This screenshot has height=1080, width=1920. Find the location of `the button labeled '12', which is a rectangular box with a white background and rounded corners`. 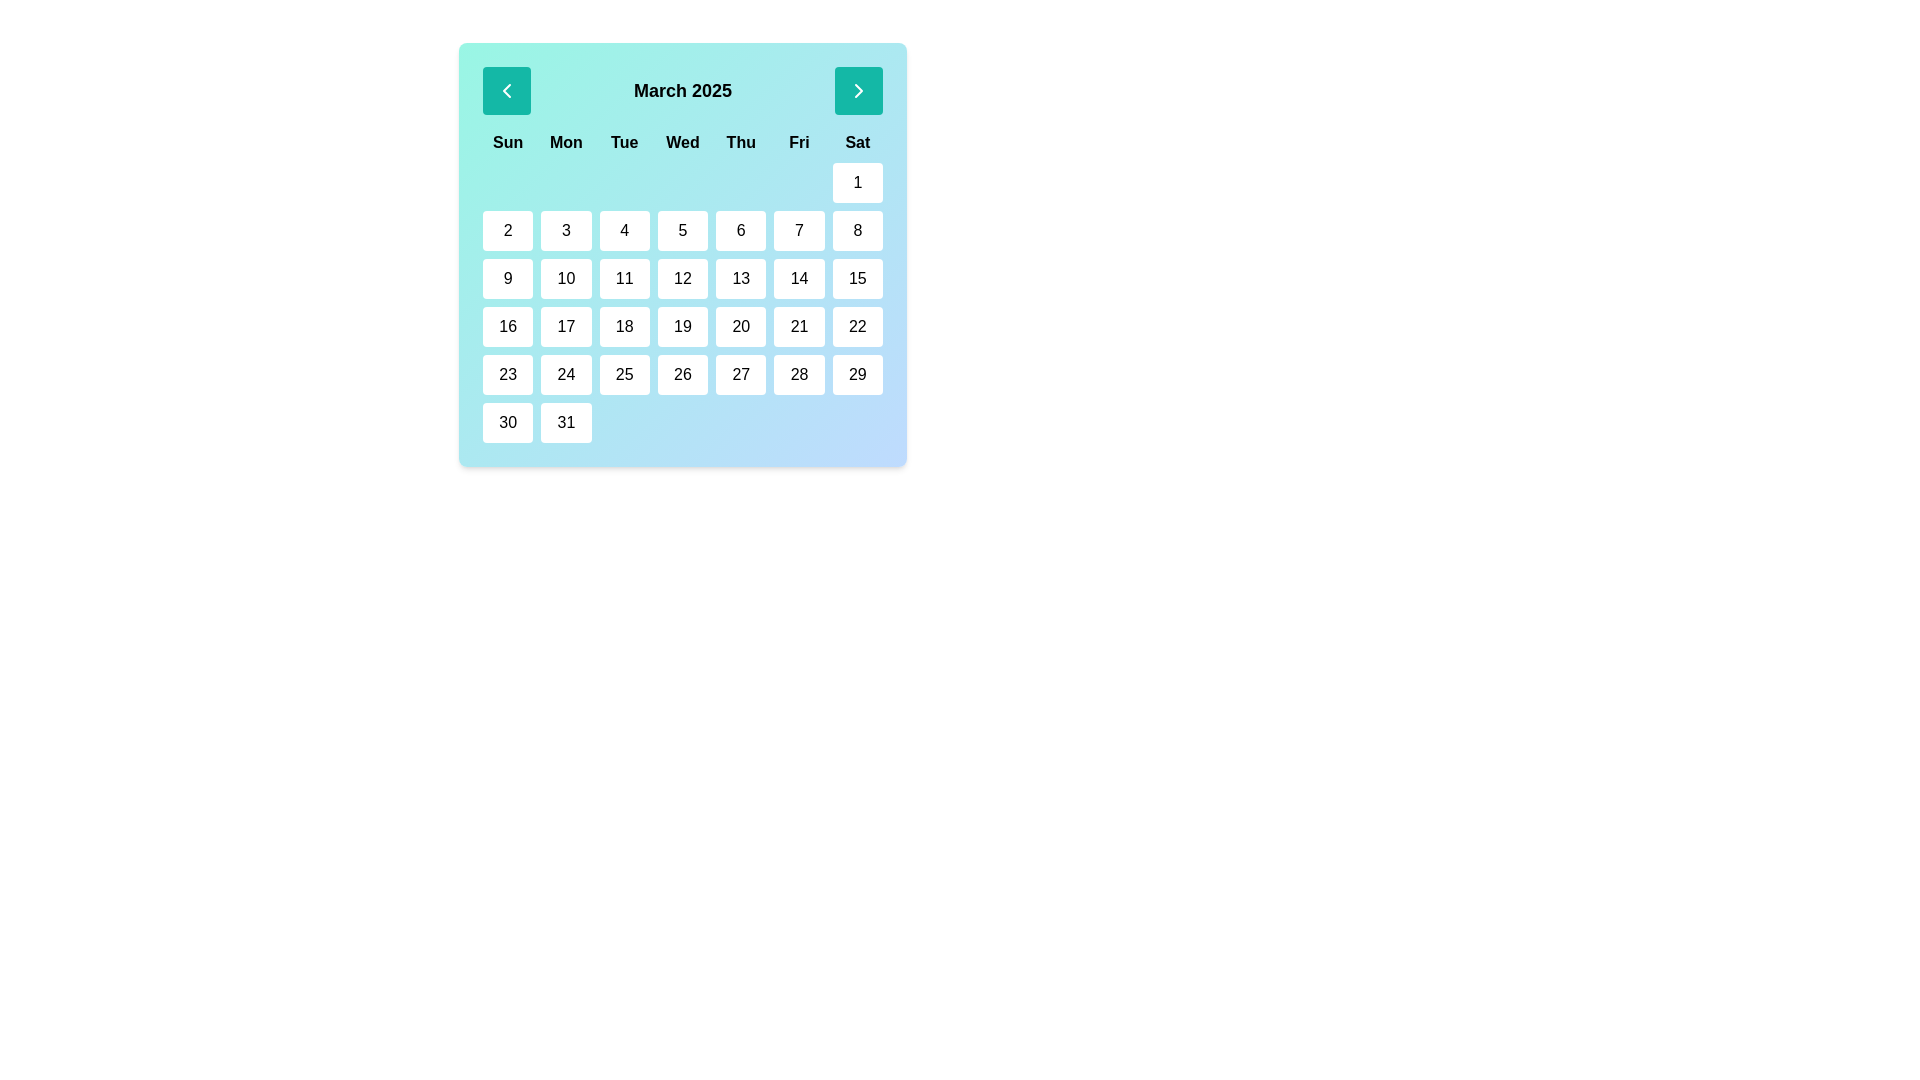

the button labeled '12', which is a rectangular box with a white background and rounded corners is located at coordinates (682, 278).